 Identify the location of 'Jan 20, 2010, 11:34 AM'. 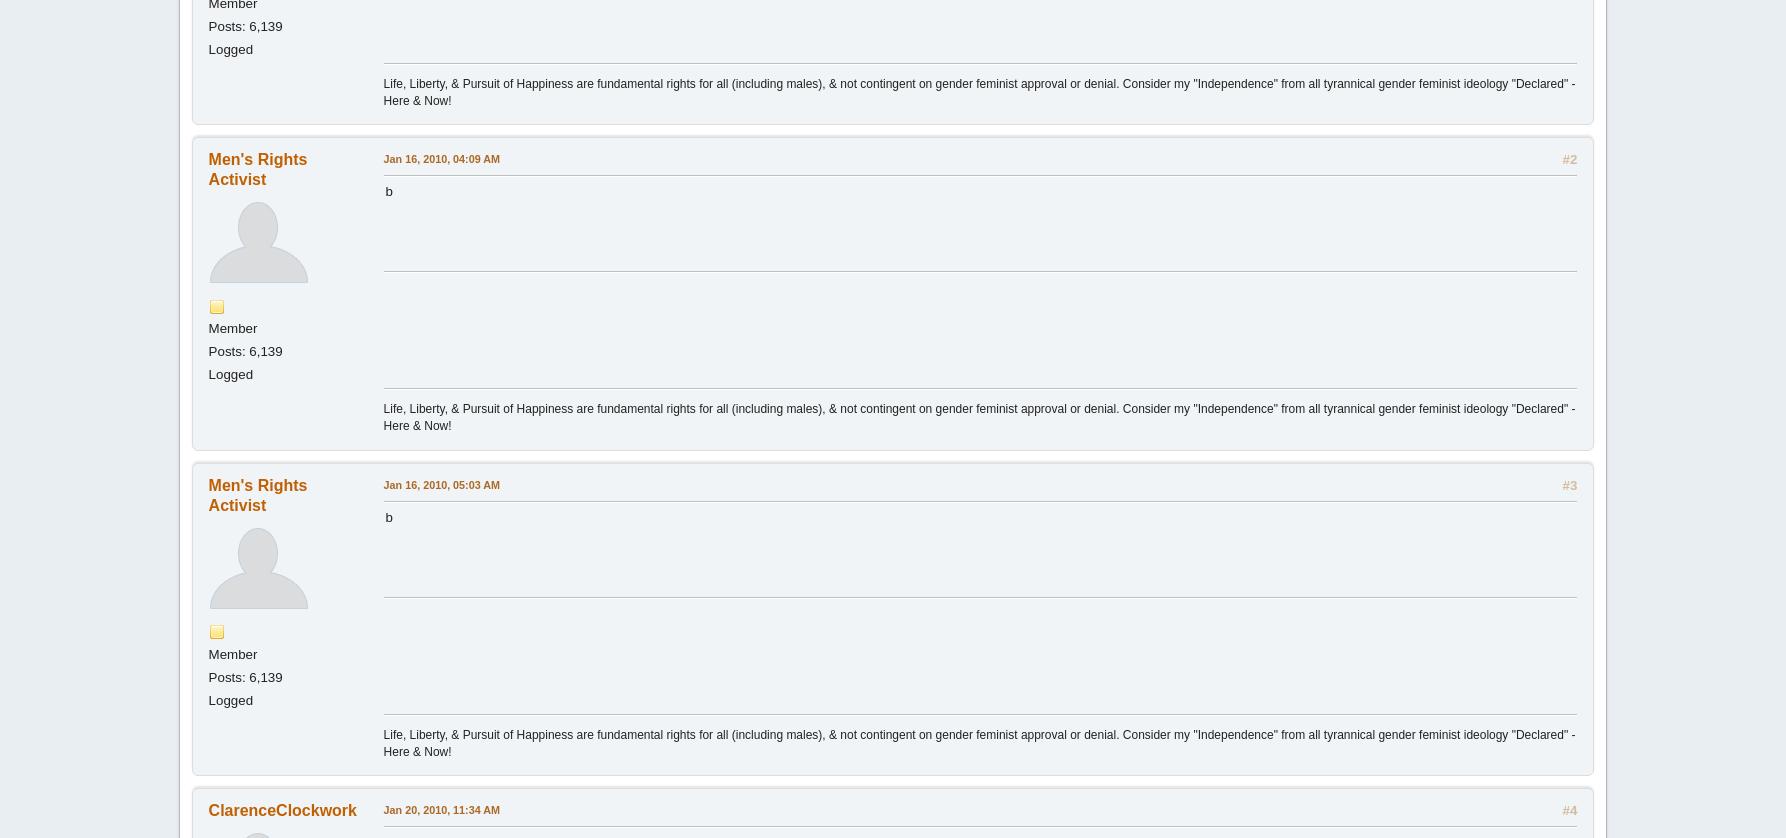
(382, 809).